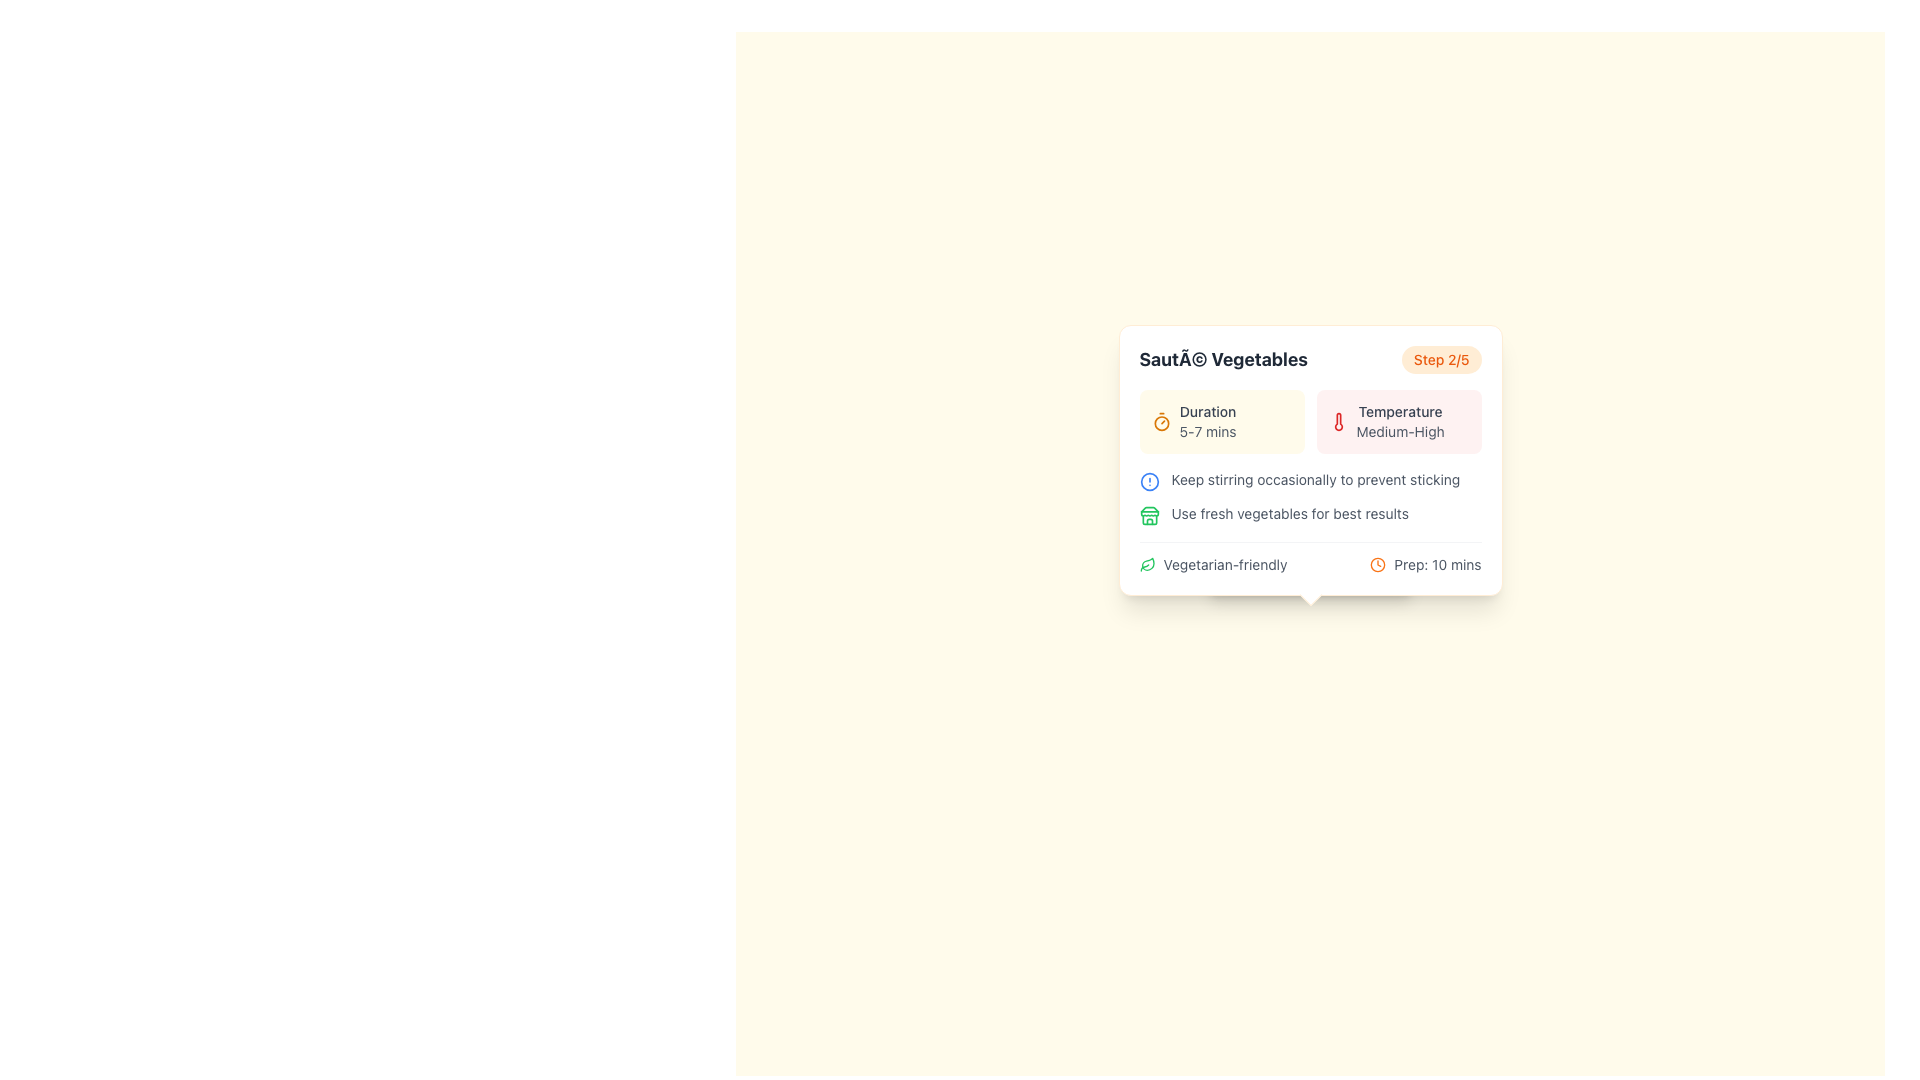  Describe the element at coordinates (1161, 422) in the screenshot. I see `the circular shape element within the timer icon located near the 'Duration' section of the 'Sauté Vegetables' instruction card` at that location.